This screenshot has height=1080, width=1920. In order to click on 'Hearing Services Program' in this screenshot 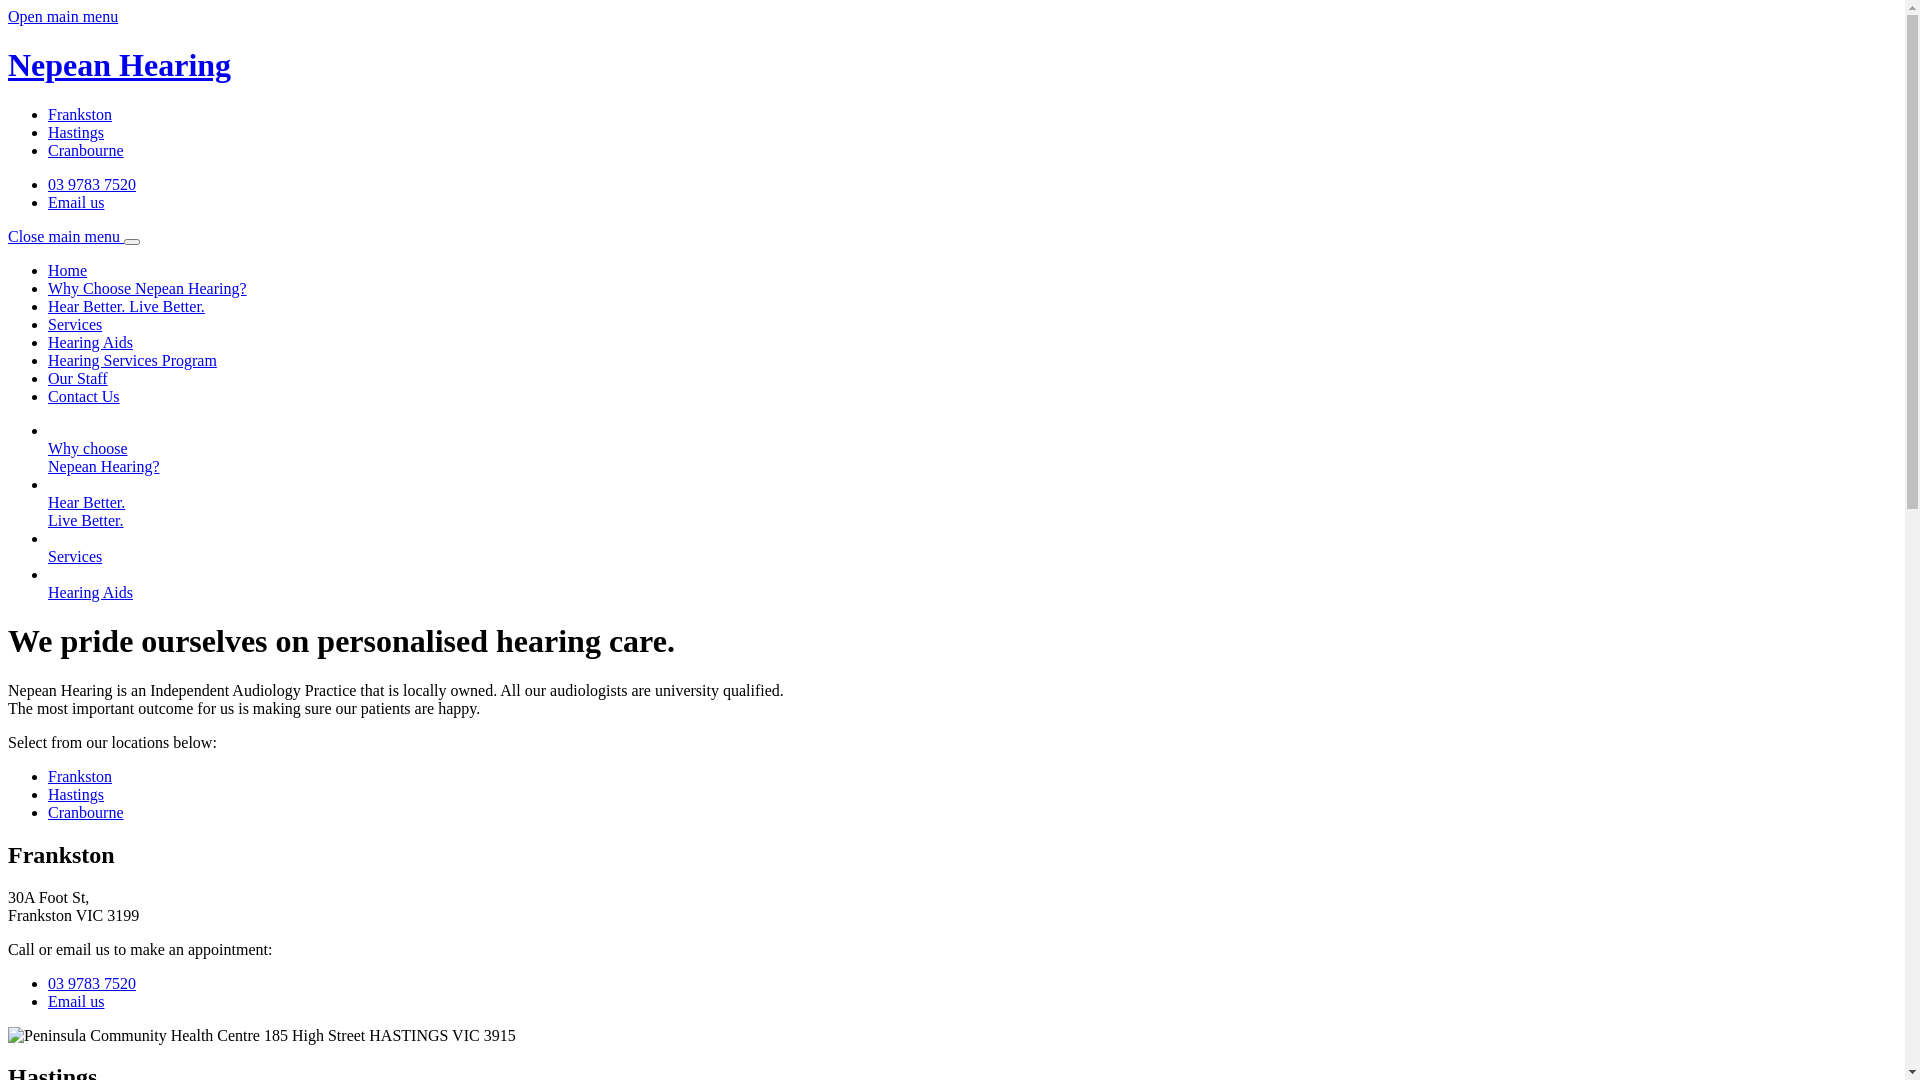, I will do `click(131, 360)`.